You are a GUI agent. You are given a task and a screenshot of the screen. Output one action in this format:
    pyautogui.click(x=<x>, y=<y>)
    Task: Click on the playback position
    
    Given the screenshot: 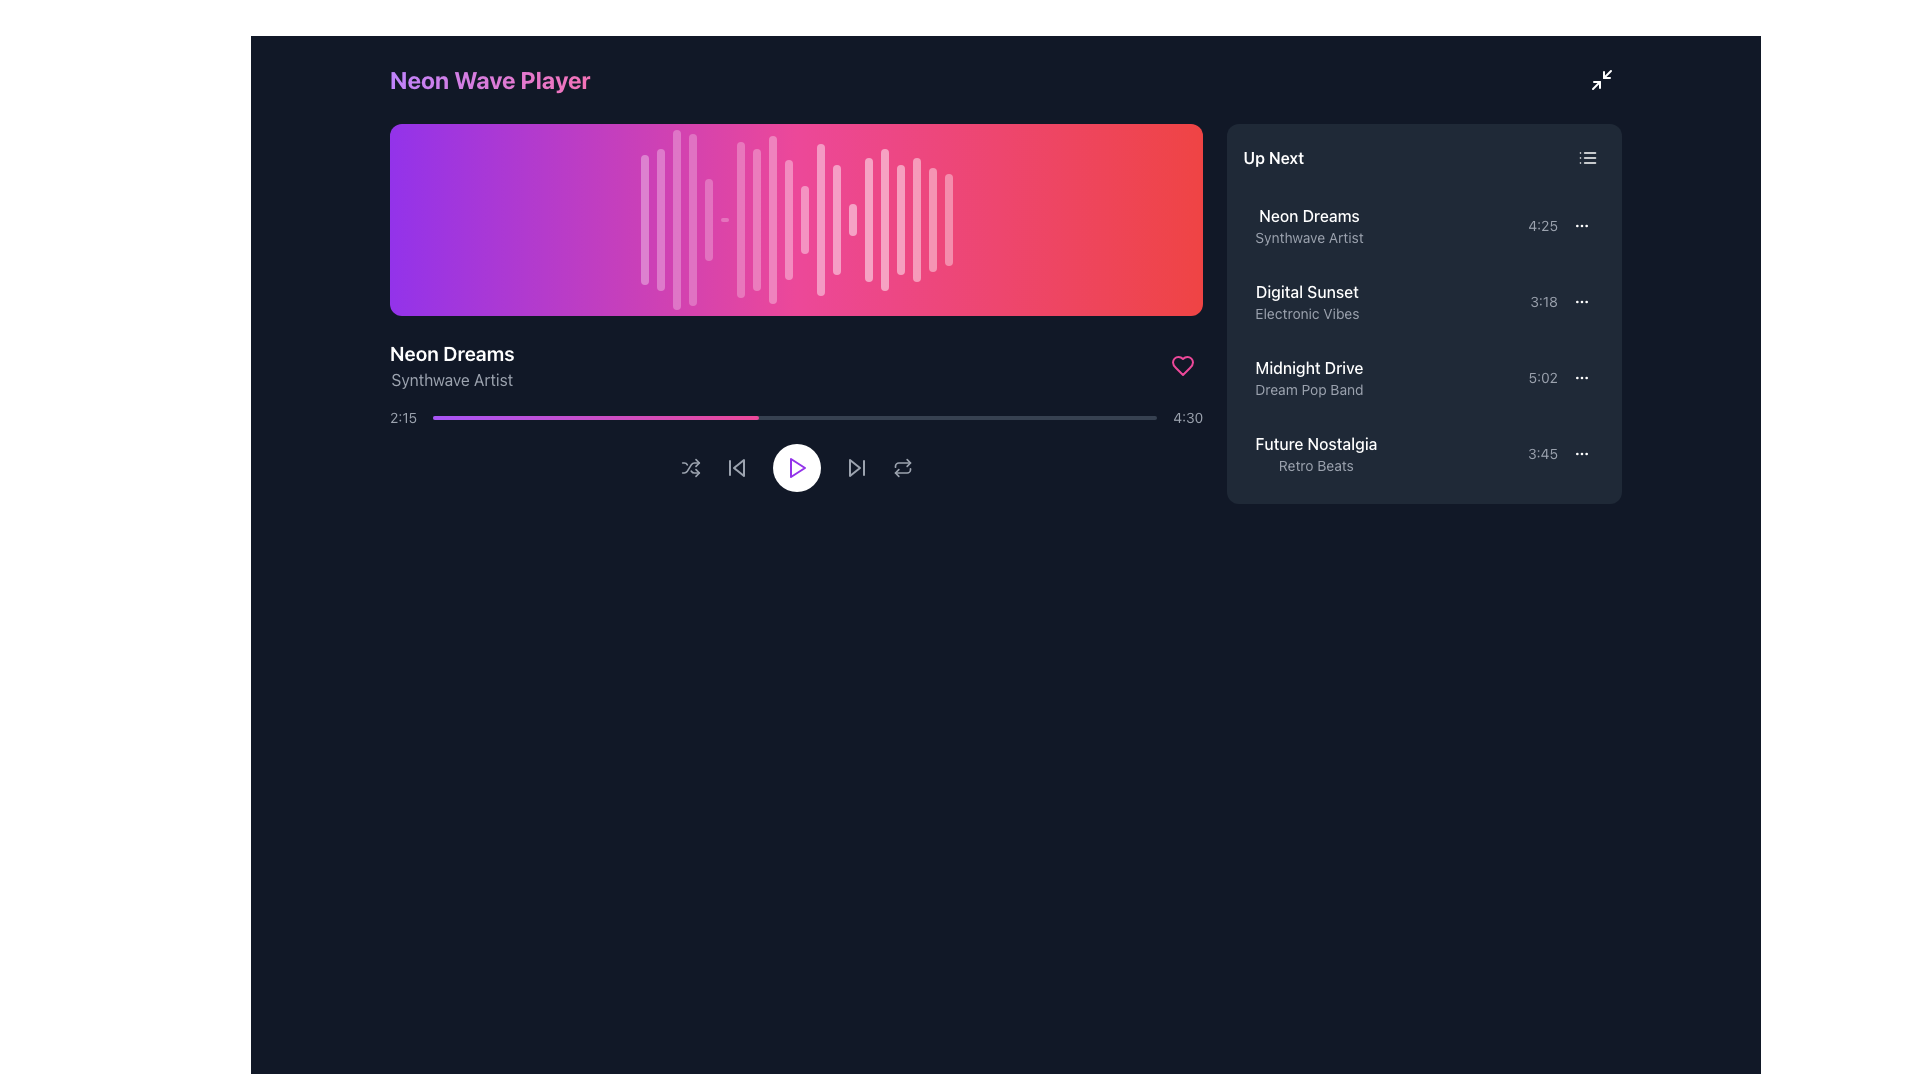 What is the action you would take?
    pyautogui.click(x=576, y=416)
    